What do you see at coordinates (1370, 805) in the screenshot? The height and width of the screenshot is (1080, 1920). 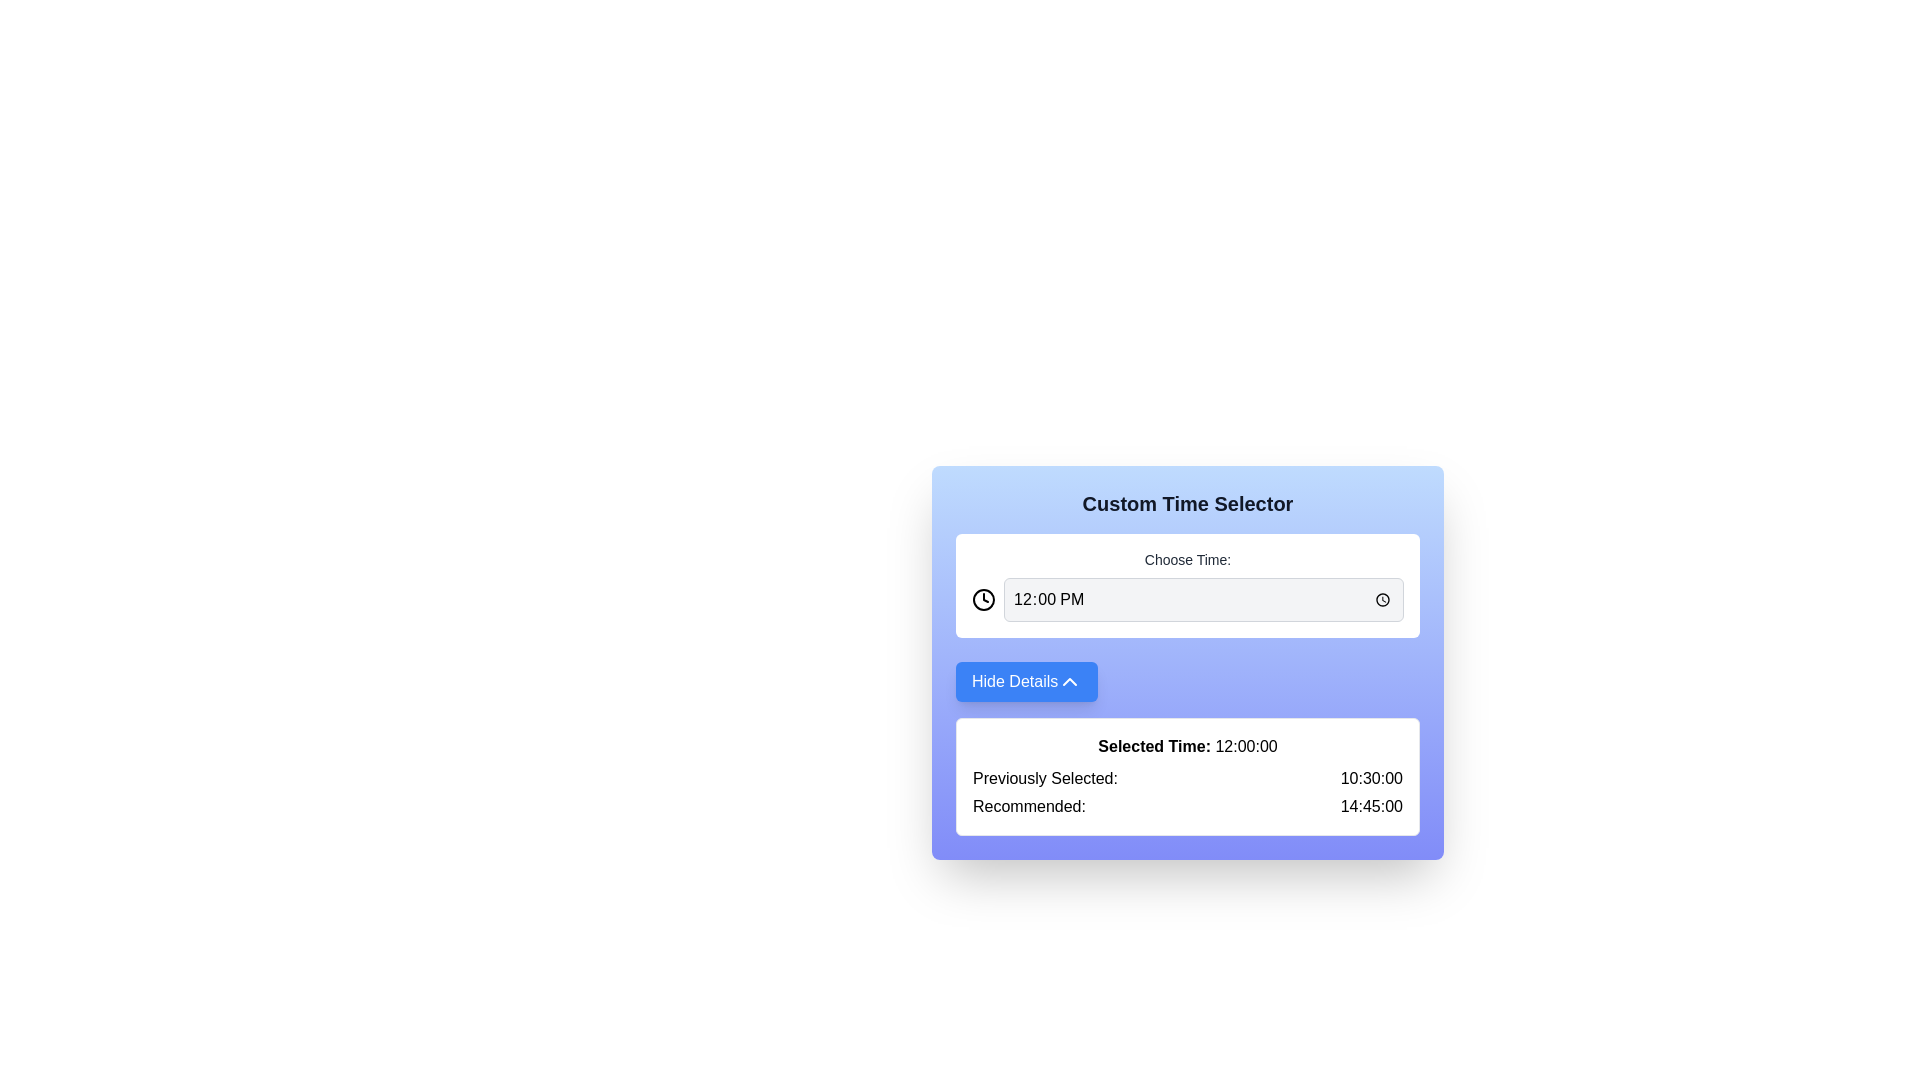 I see `the static text display showing '14:45:00', which is positioned to the right of the label 'Recommended:' inside a white box at the bottom right corner of the blue interface` at bounding box center [1370, 805].